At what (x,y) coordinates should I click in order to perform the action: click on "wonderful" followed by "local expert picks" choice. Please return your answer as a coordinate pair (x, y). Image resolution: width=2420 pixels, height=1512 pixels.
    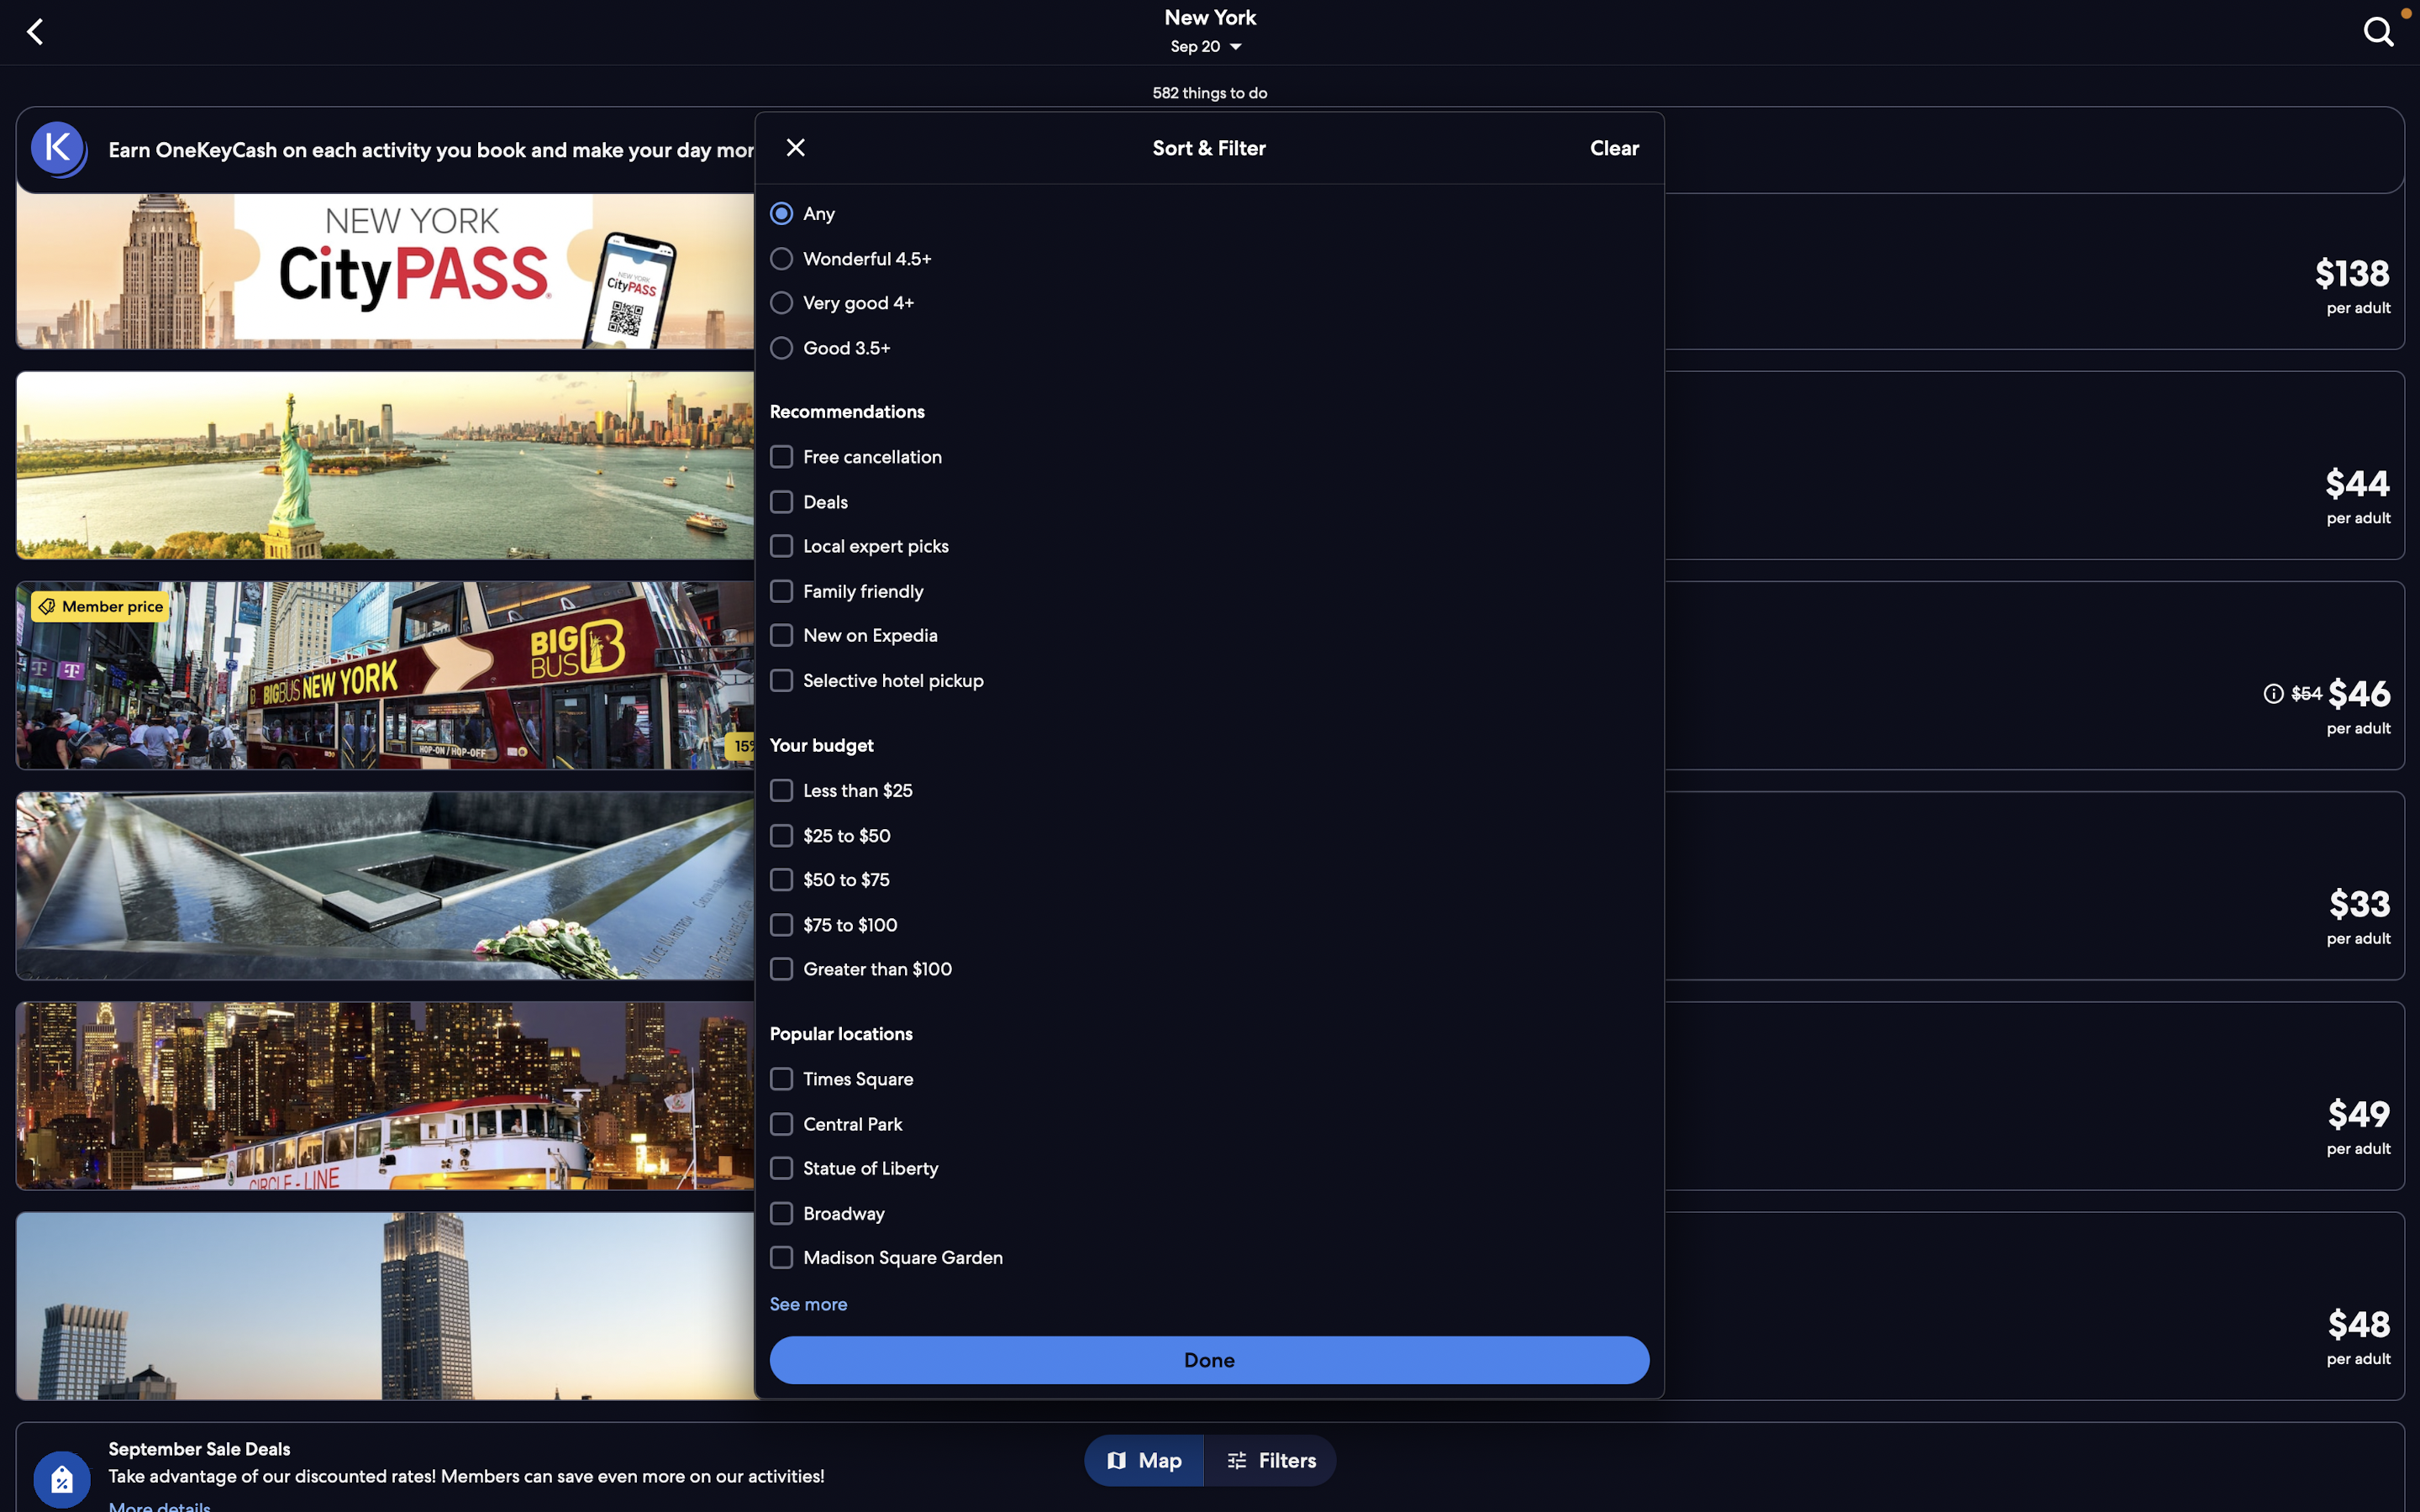
    Looking at the image, I should click on (1205, 258).